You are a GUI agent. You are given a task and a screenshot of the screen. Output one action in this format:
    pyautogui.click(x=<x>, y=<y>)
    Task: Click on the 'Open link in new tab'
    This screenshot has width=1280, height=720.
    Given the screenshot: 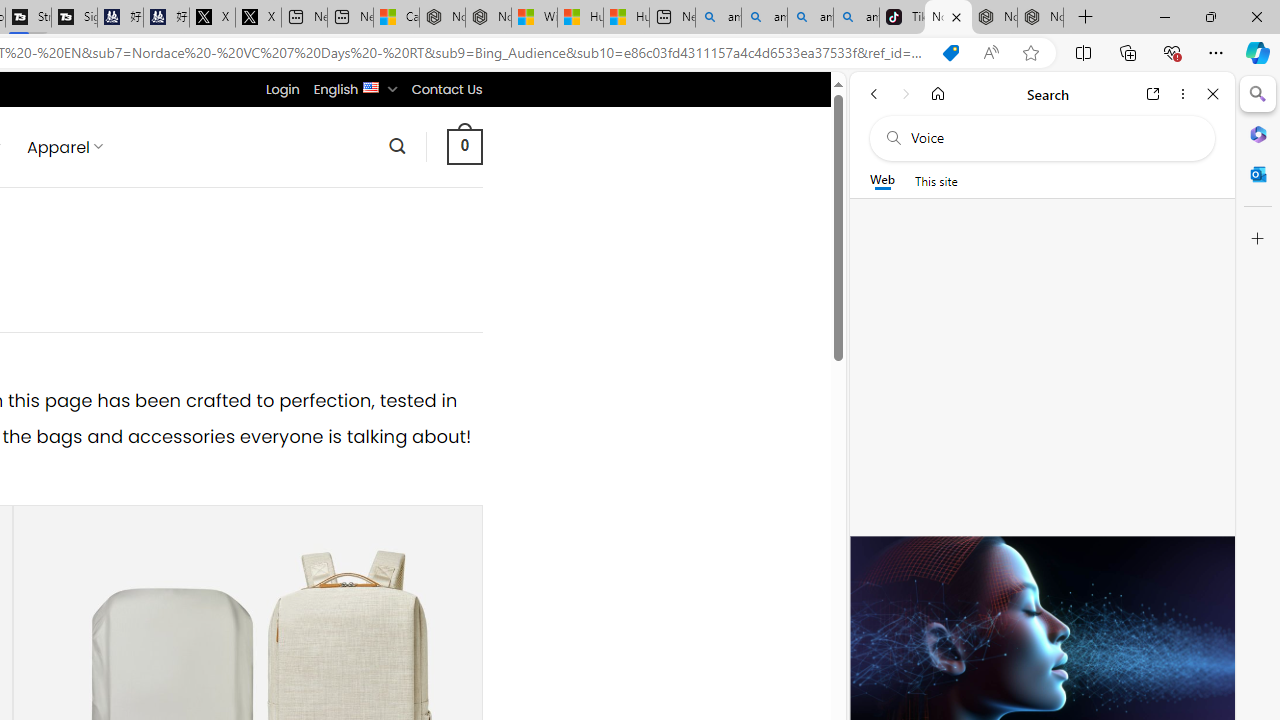 What is the action you would take?
    pyautogui.click(x=1153, y=93)
    